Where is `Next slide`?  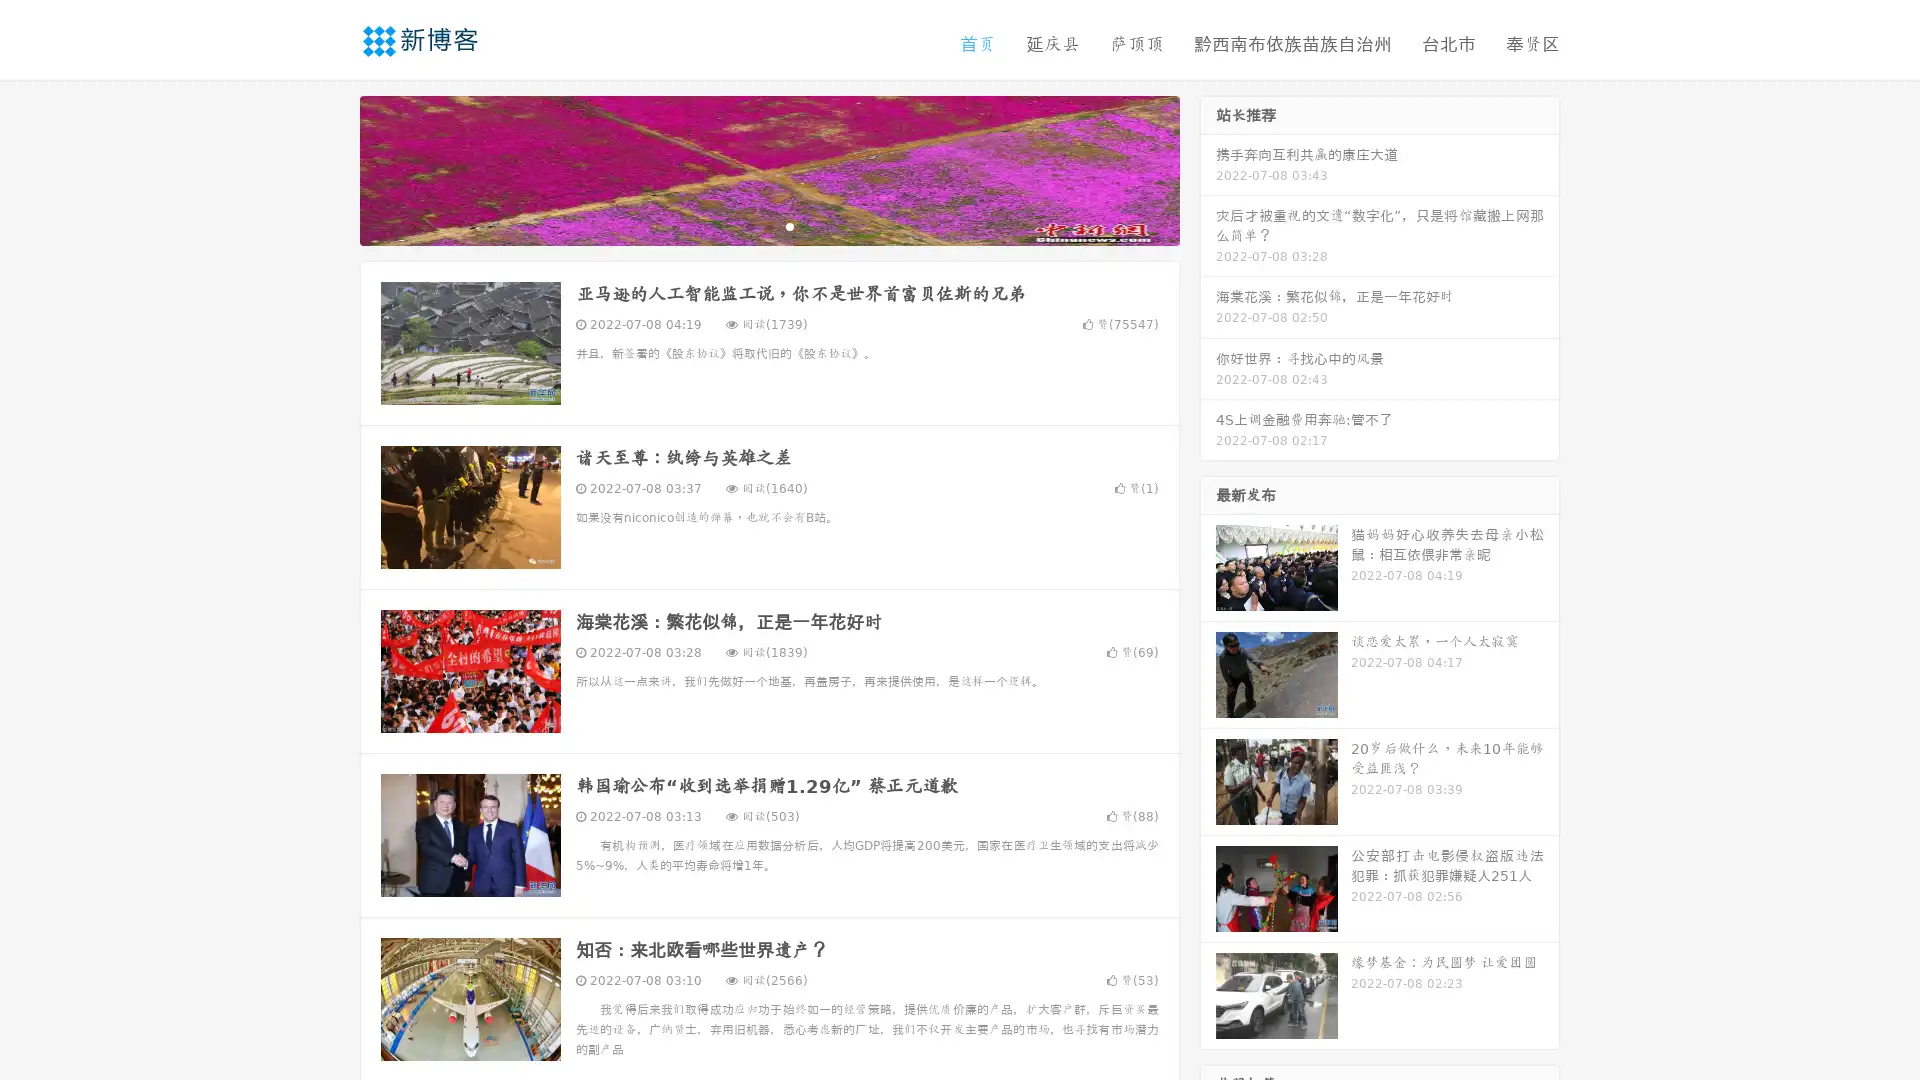
Next slide is located at coordinates (1208, 168).